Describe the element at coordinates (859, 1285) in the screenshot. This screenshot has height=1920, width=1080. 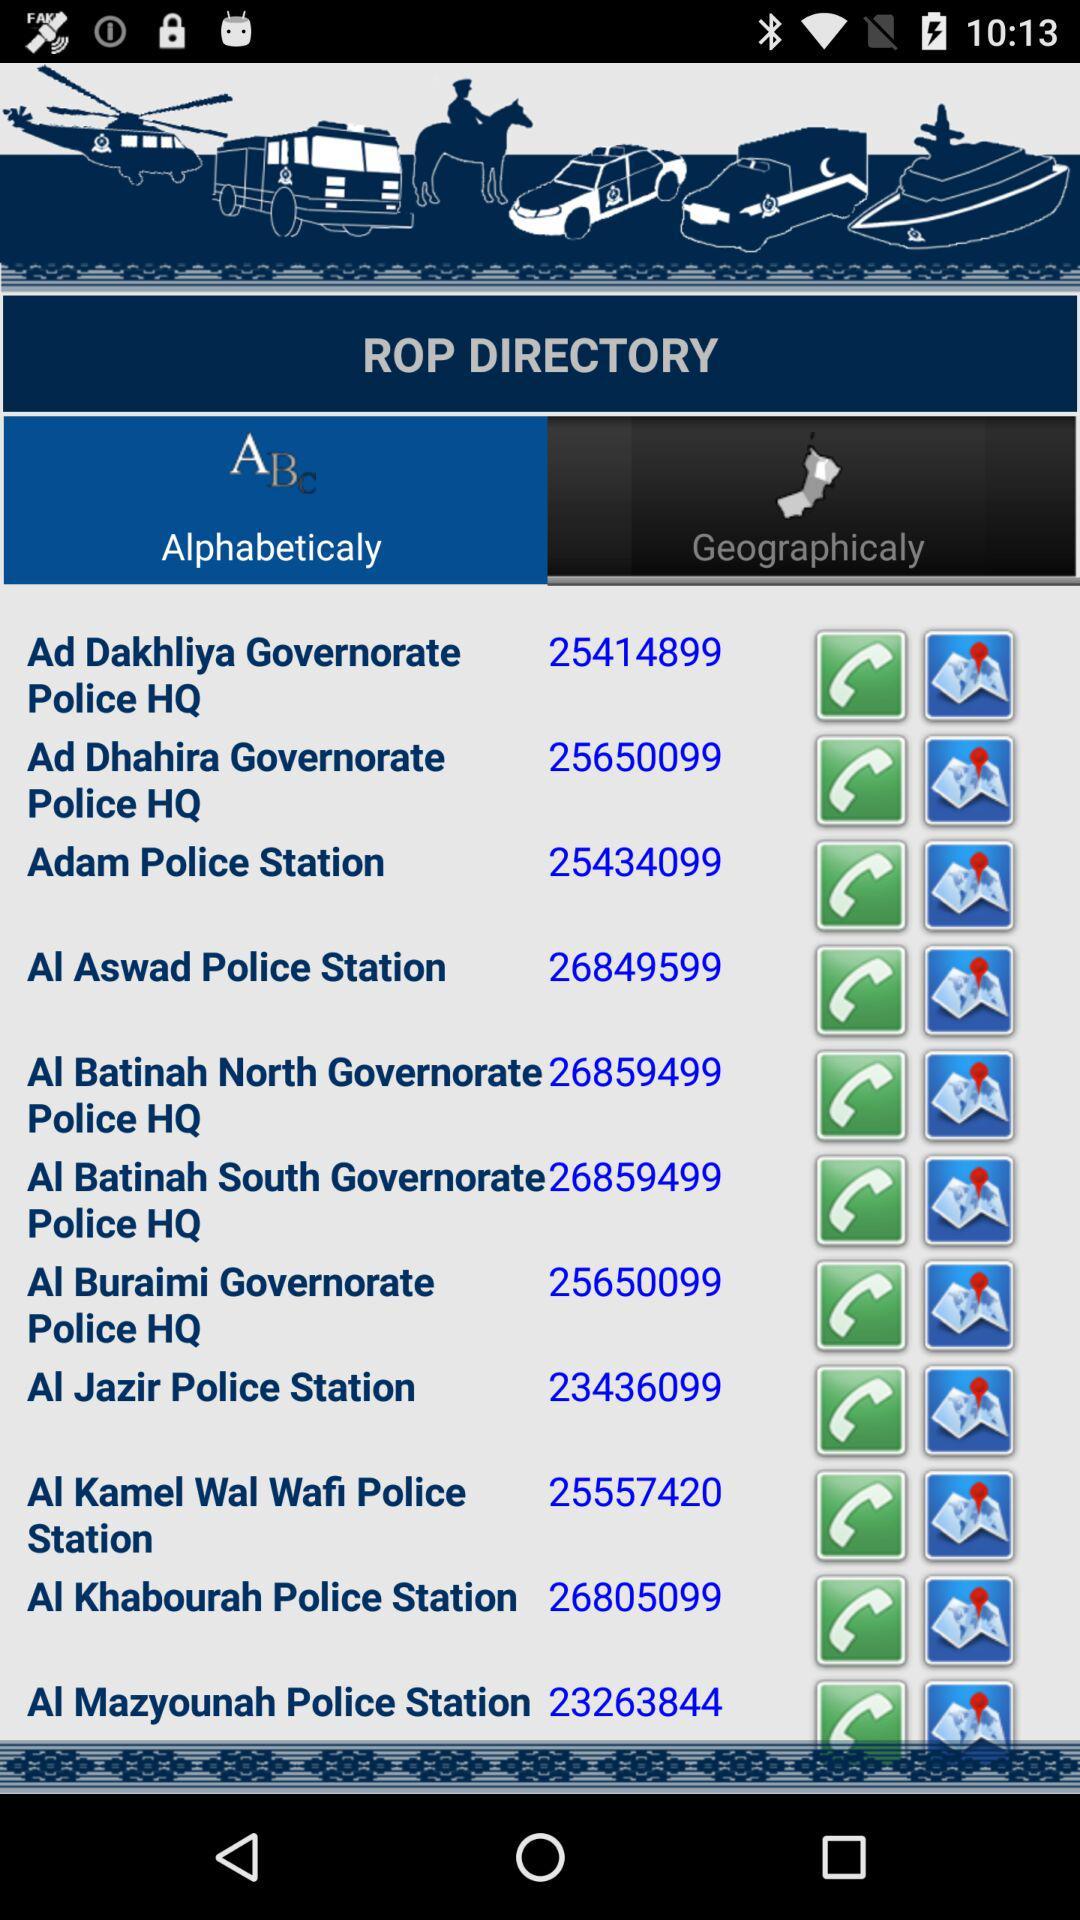
I see `the call icon` at that location.